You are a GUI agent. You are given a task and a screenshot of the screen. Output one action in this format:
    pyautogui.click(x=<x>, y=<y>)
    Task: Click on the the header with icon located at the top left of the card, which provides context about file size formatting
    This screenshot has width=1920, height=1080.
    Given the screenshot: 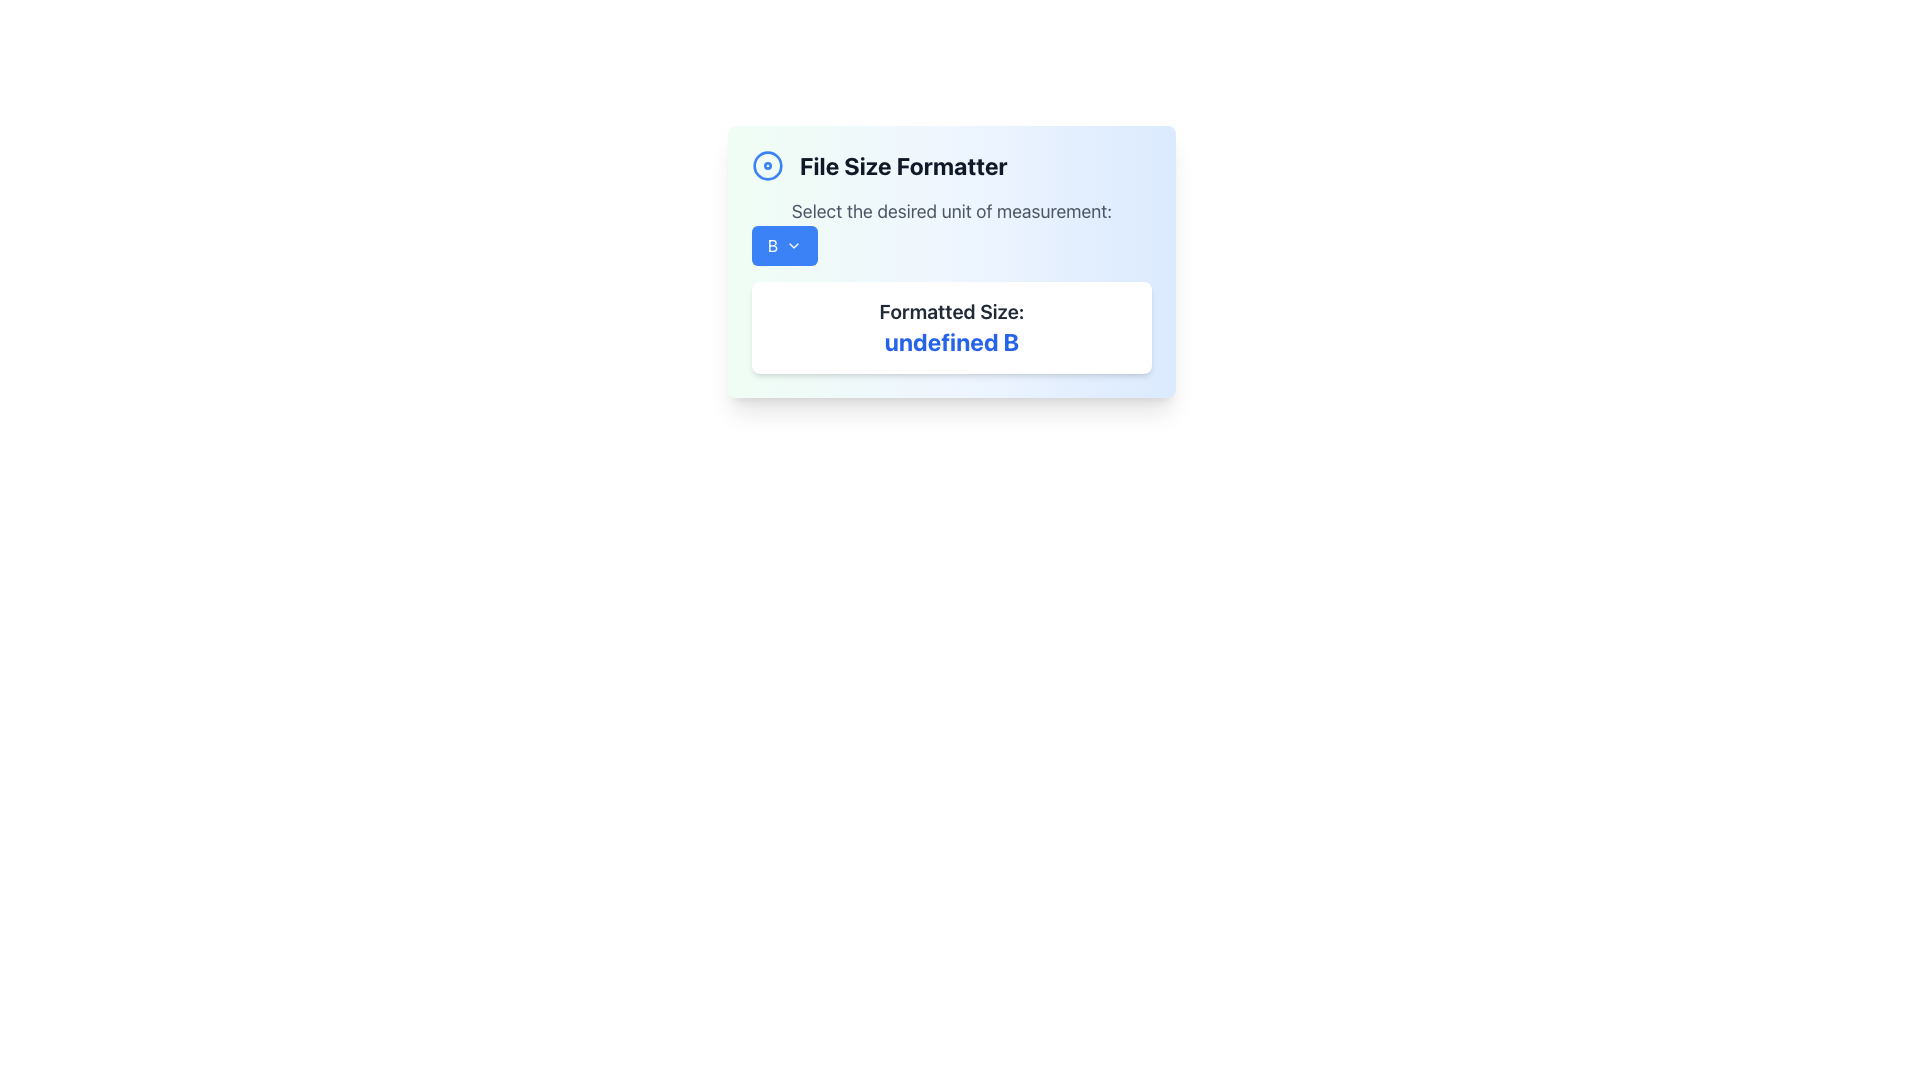 What is the action you would take?
    pyautogui.click(x=950, y=164)
    